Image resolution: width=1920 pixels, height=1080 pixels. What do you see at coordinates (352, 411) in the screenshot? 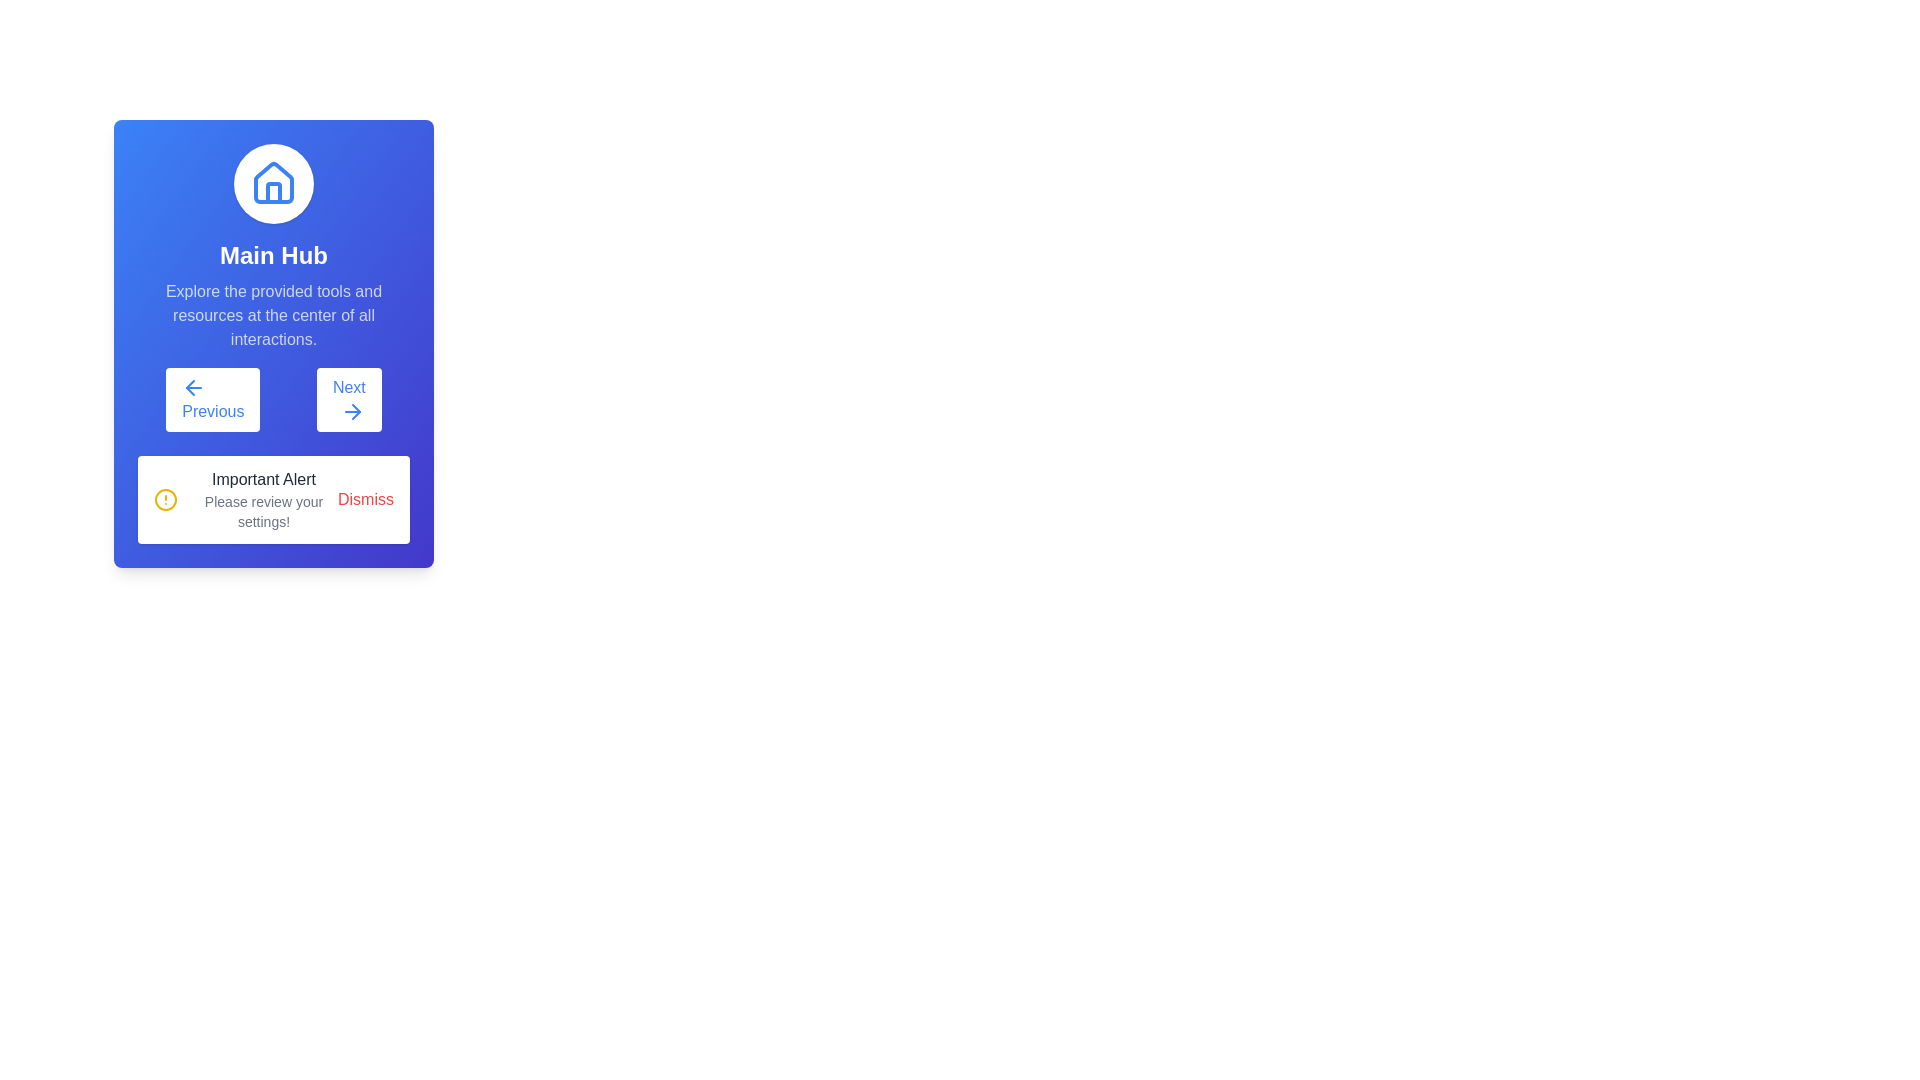
I see `the navigation icon located within the 'Next' button, which is positioned in the second row beneath the header text` at bounding box center [352, 411].